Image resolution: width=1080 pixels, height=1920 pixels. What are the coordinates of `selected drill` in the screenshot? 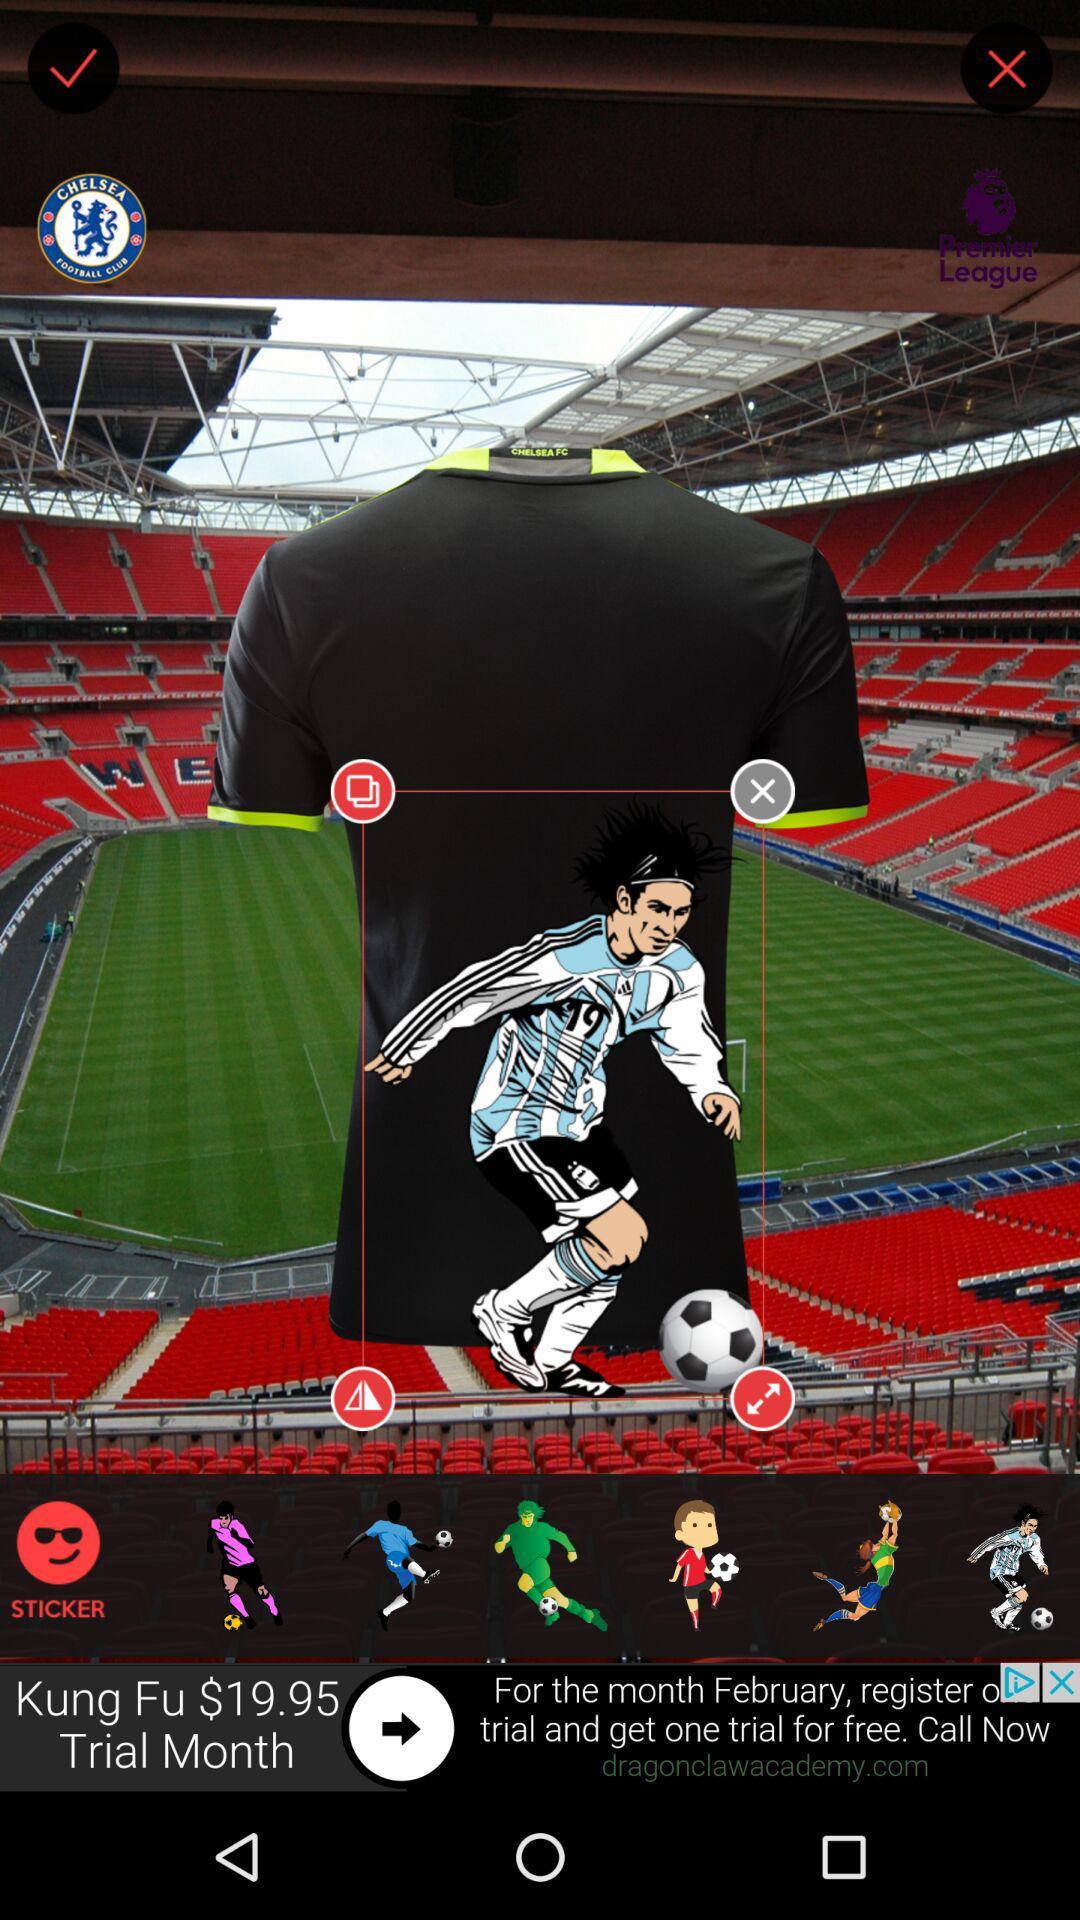 It's located at (196, 1277).